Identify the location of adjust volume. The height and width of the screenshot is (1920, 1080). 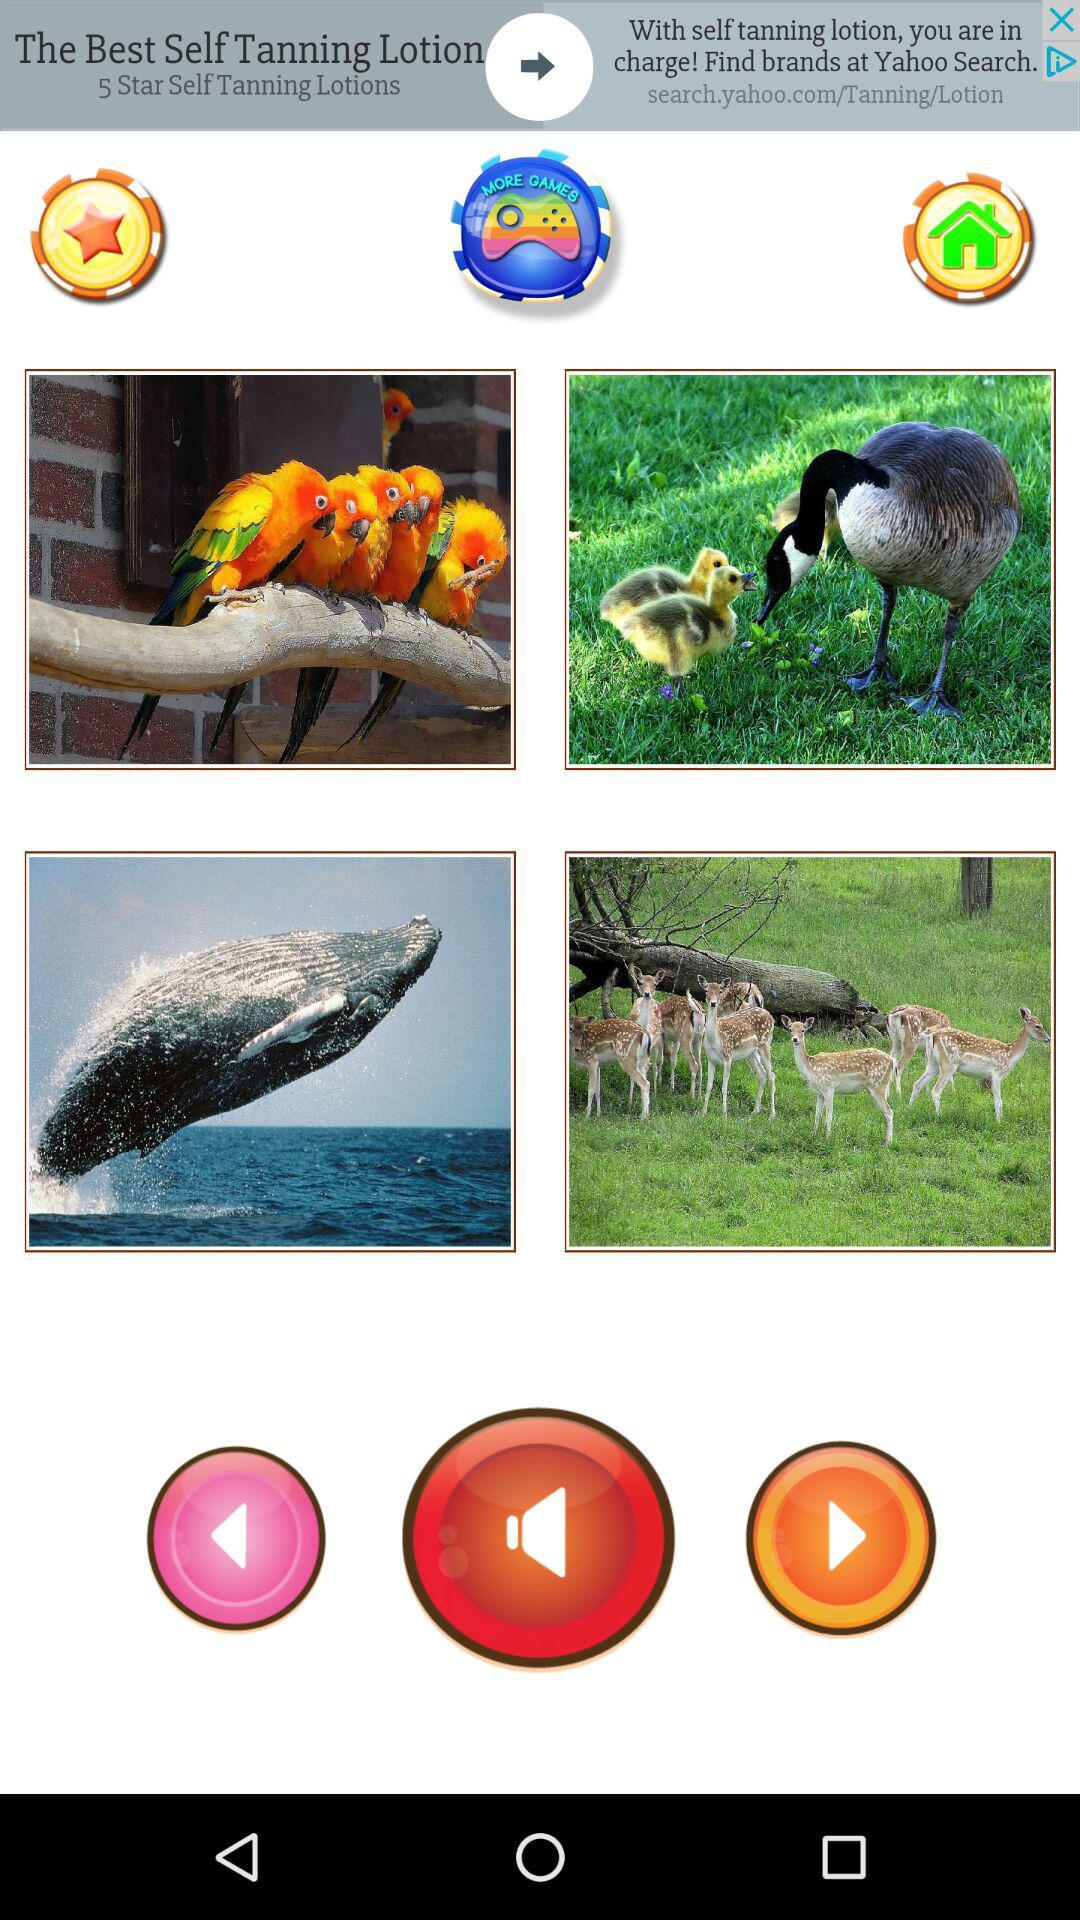
(538, 1538).